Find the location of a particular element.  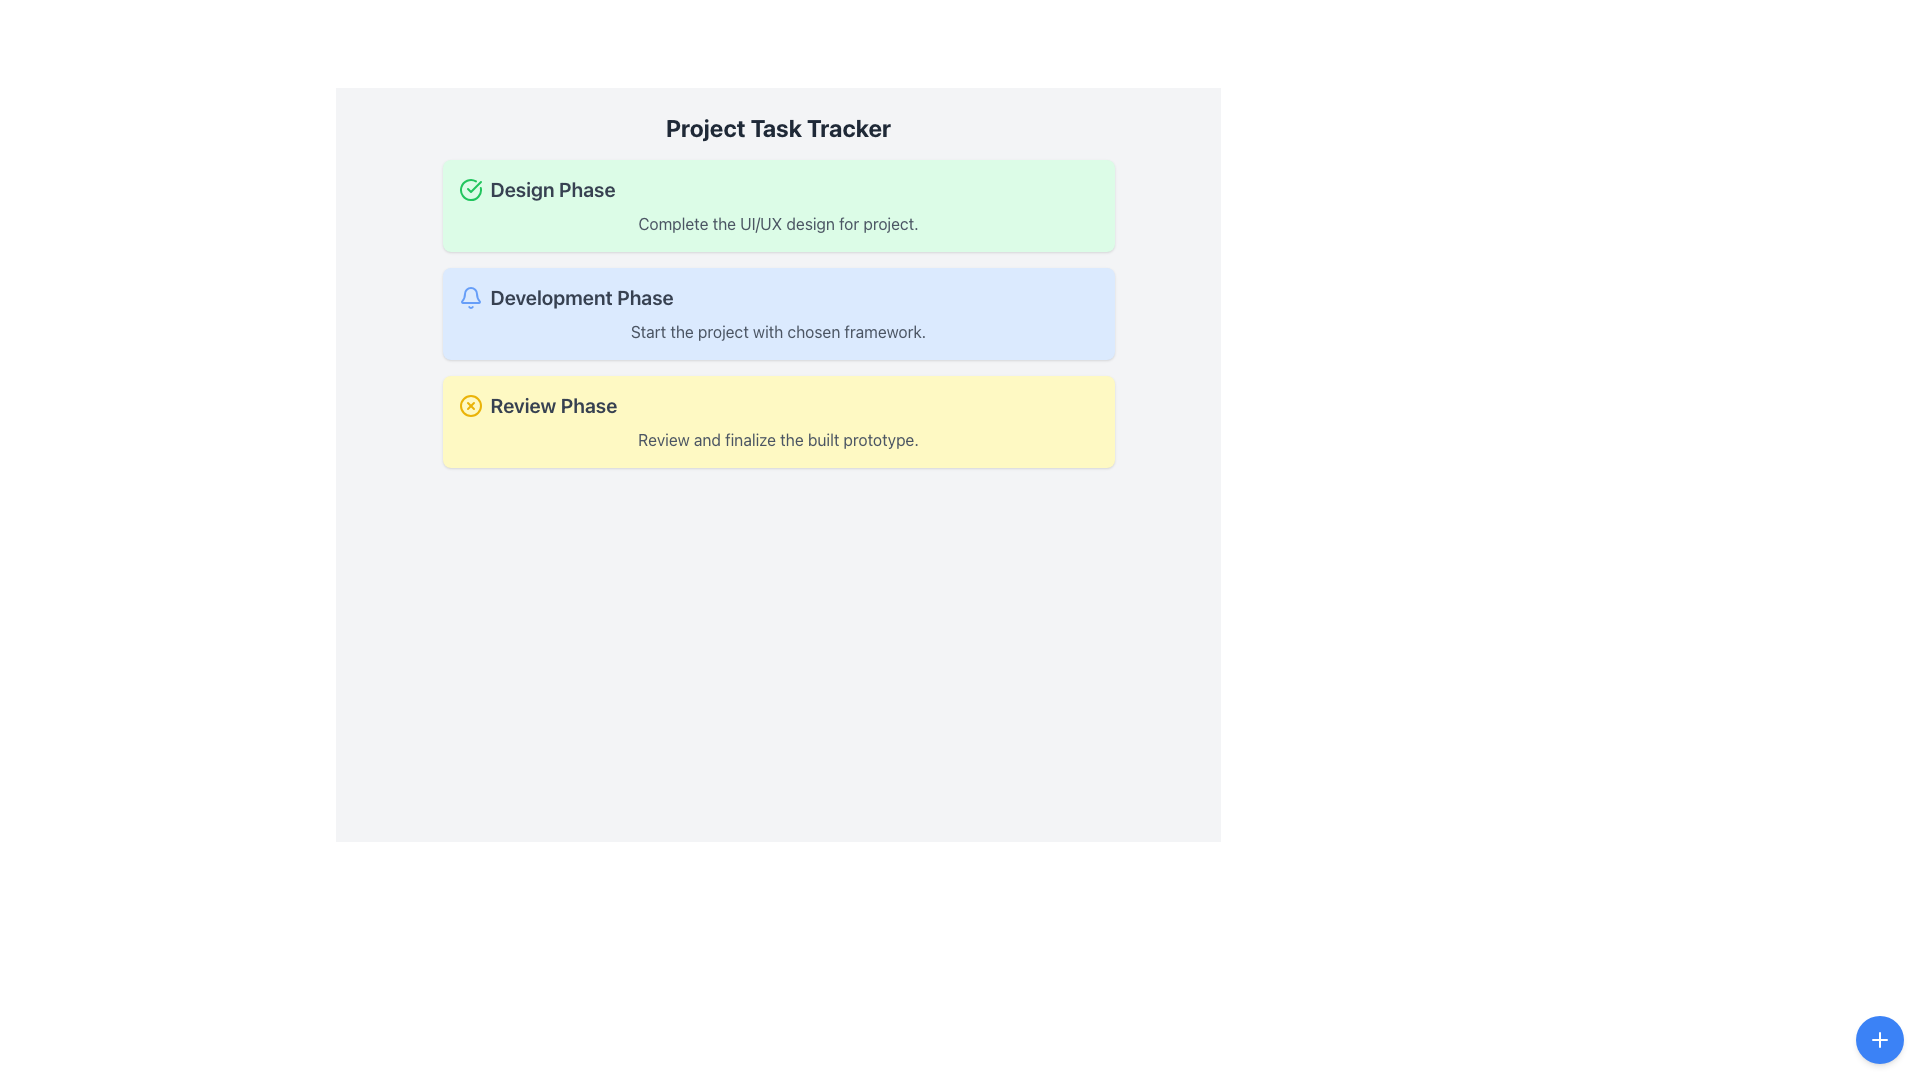

the 'Review Phase' text label, which is styled in bold dark gray on a yellow background and is the third item in a vertical list of phases is located at coordinates (553, 405).